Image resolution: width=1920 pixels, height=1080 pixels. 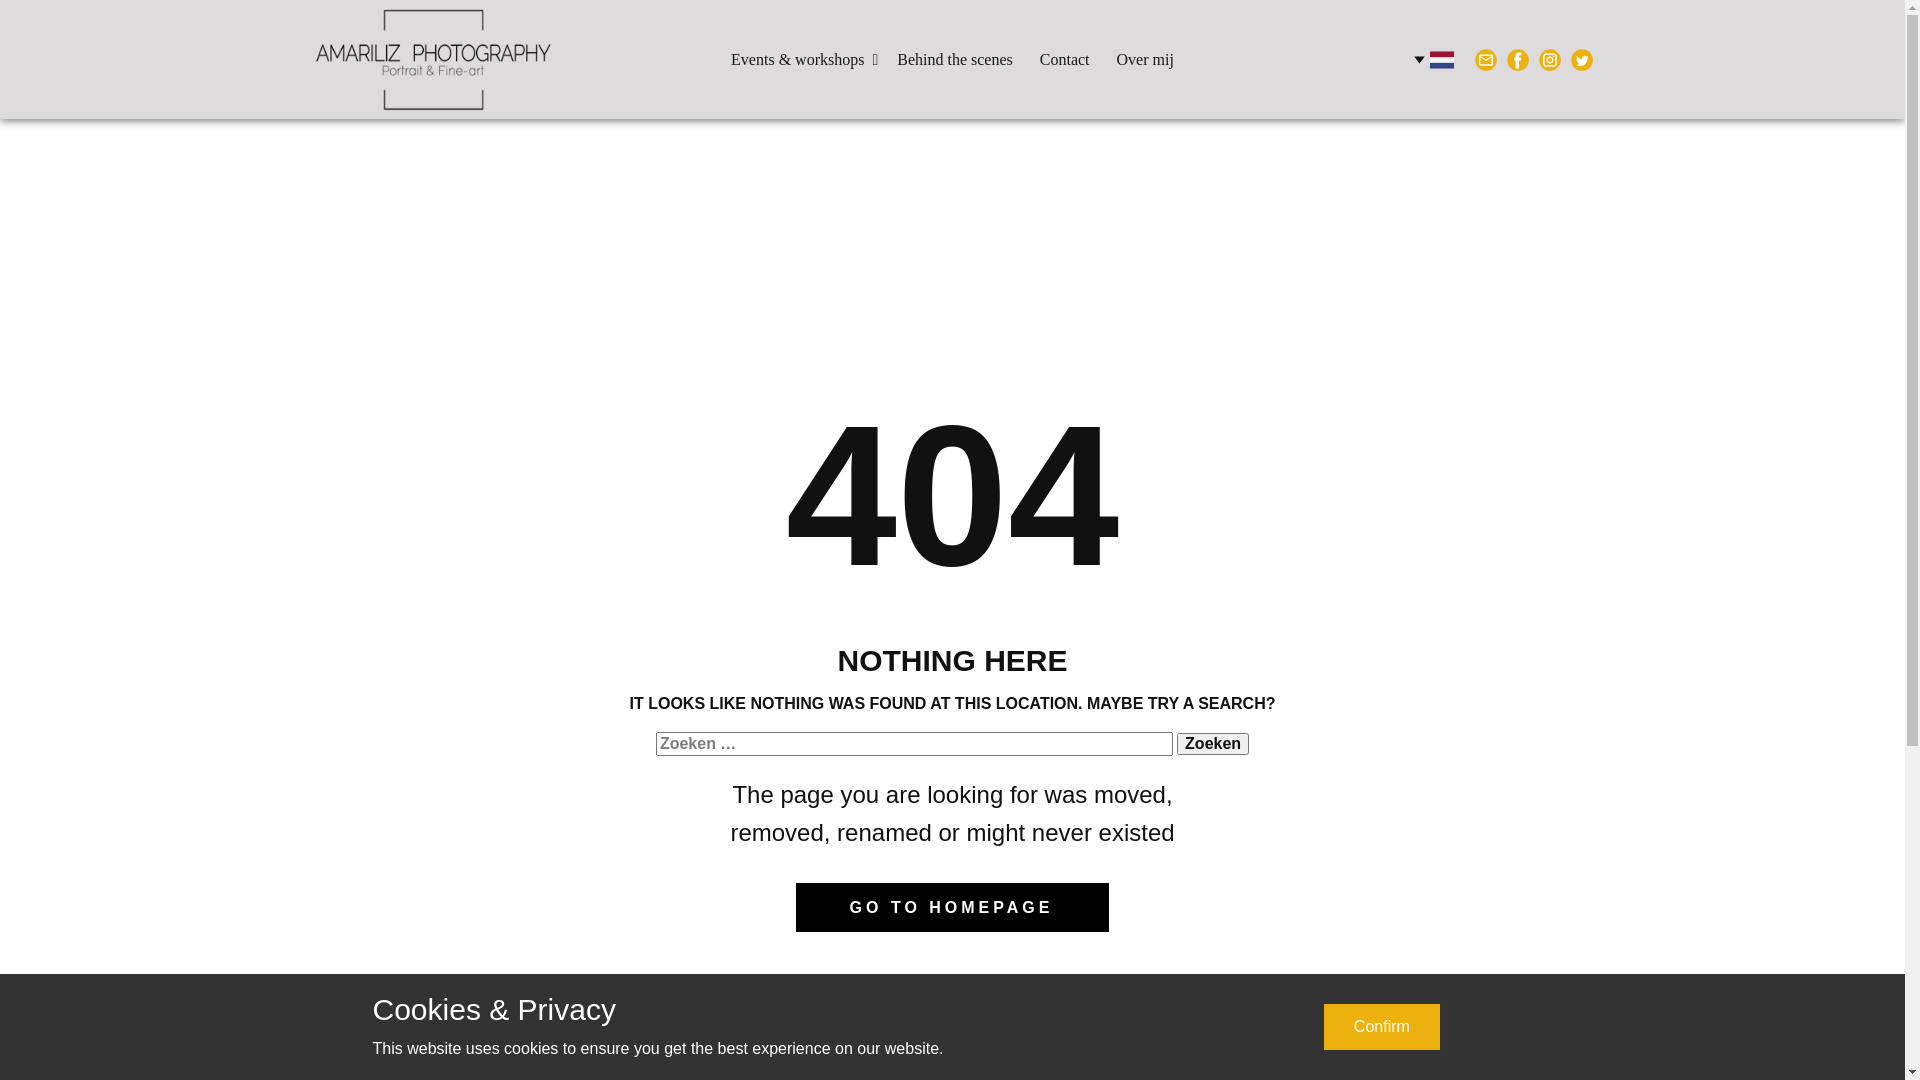 What do you see at coordinates (1064, 59) in the screenshot?
I see `'Contact'` at bounding box center [1064, 59].